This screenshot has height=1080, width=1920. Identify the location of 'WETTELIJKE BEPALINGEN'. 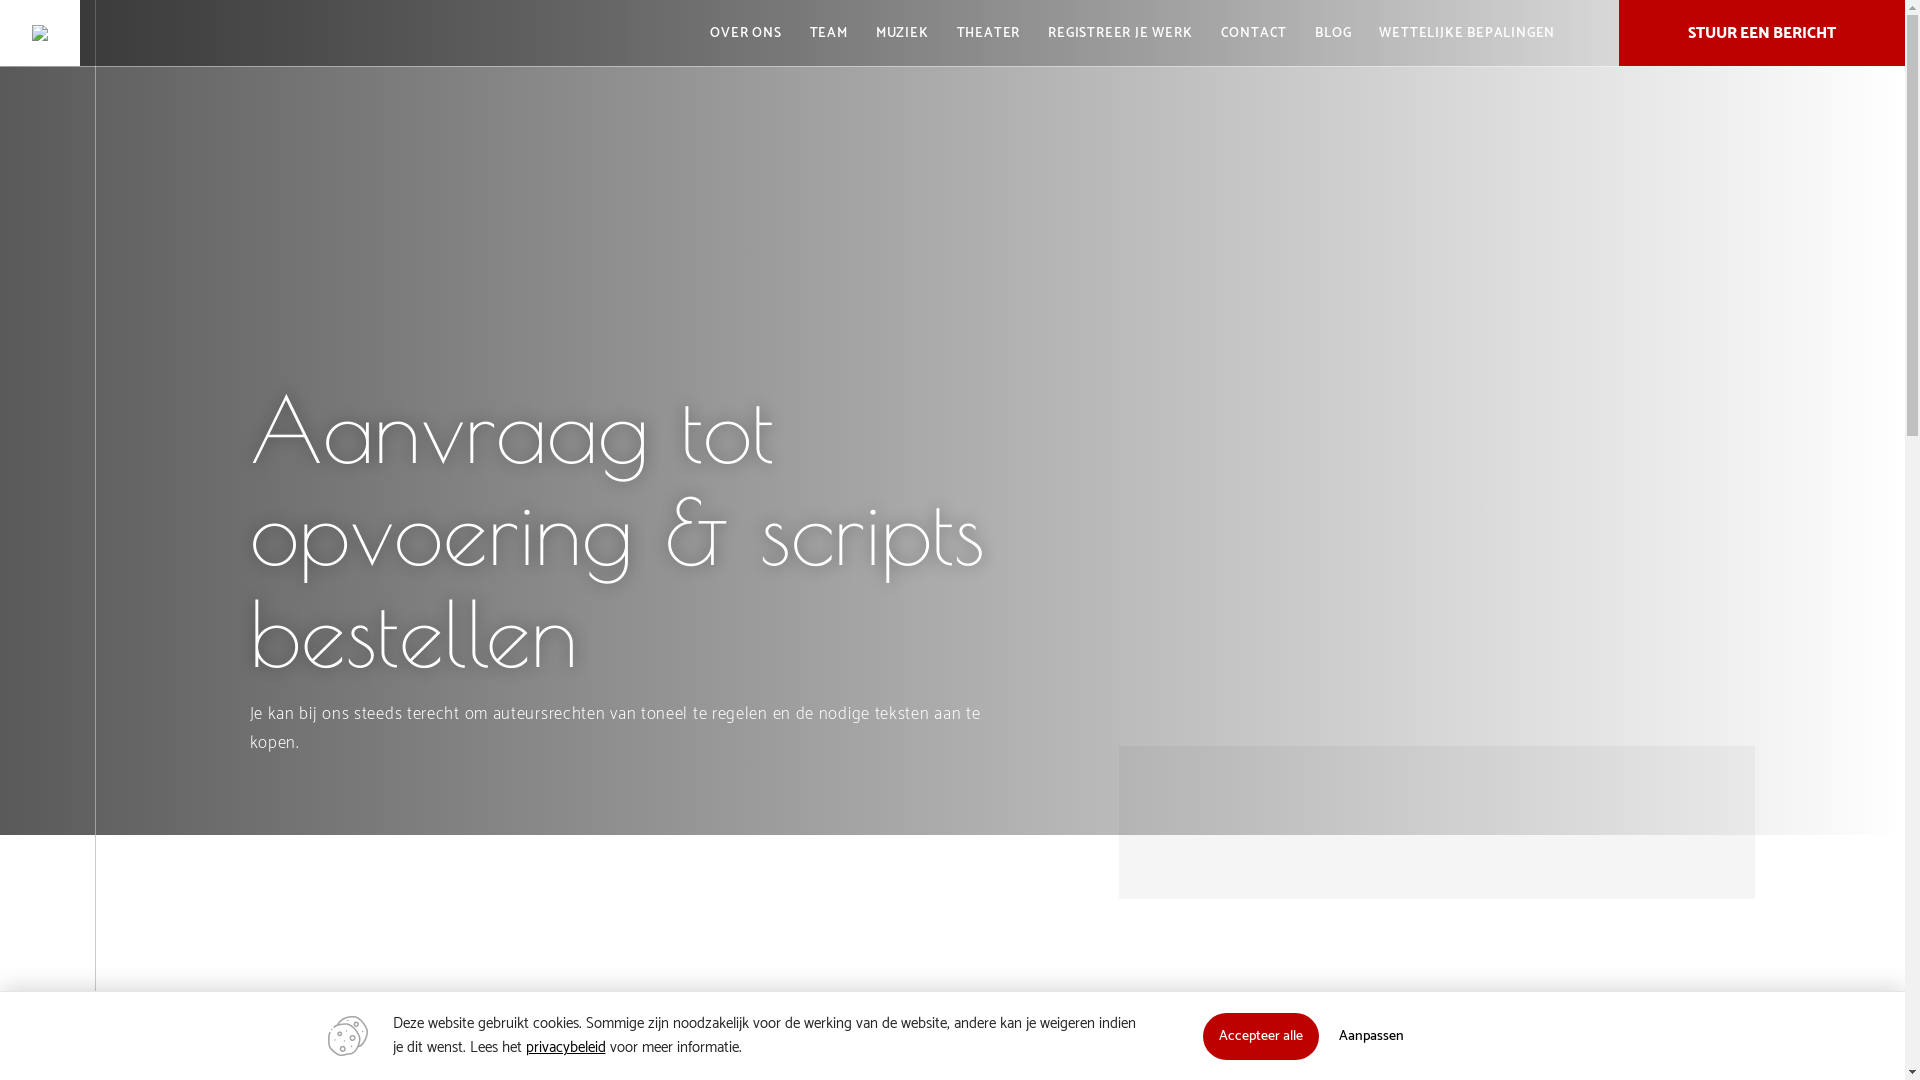
(1467, 33).